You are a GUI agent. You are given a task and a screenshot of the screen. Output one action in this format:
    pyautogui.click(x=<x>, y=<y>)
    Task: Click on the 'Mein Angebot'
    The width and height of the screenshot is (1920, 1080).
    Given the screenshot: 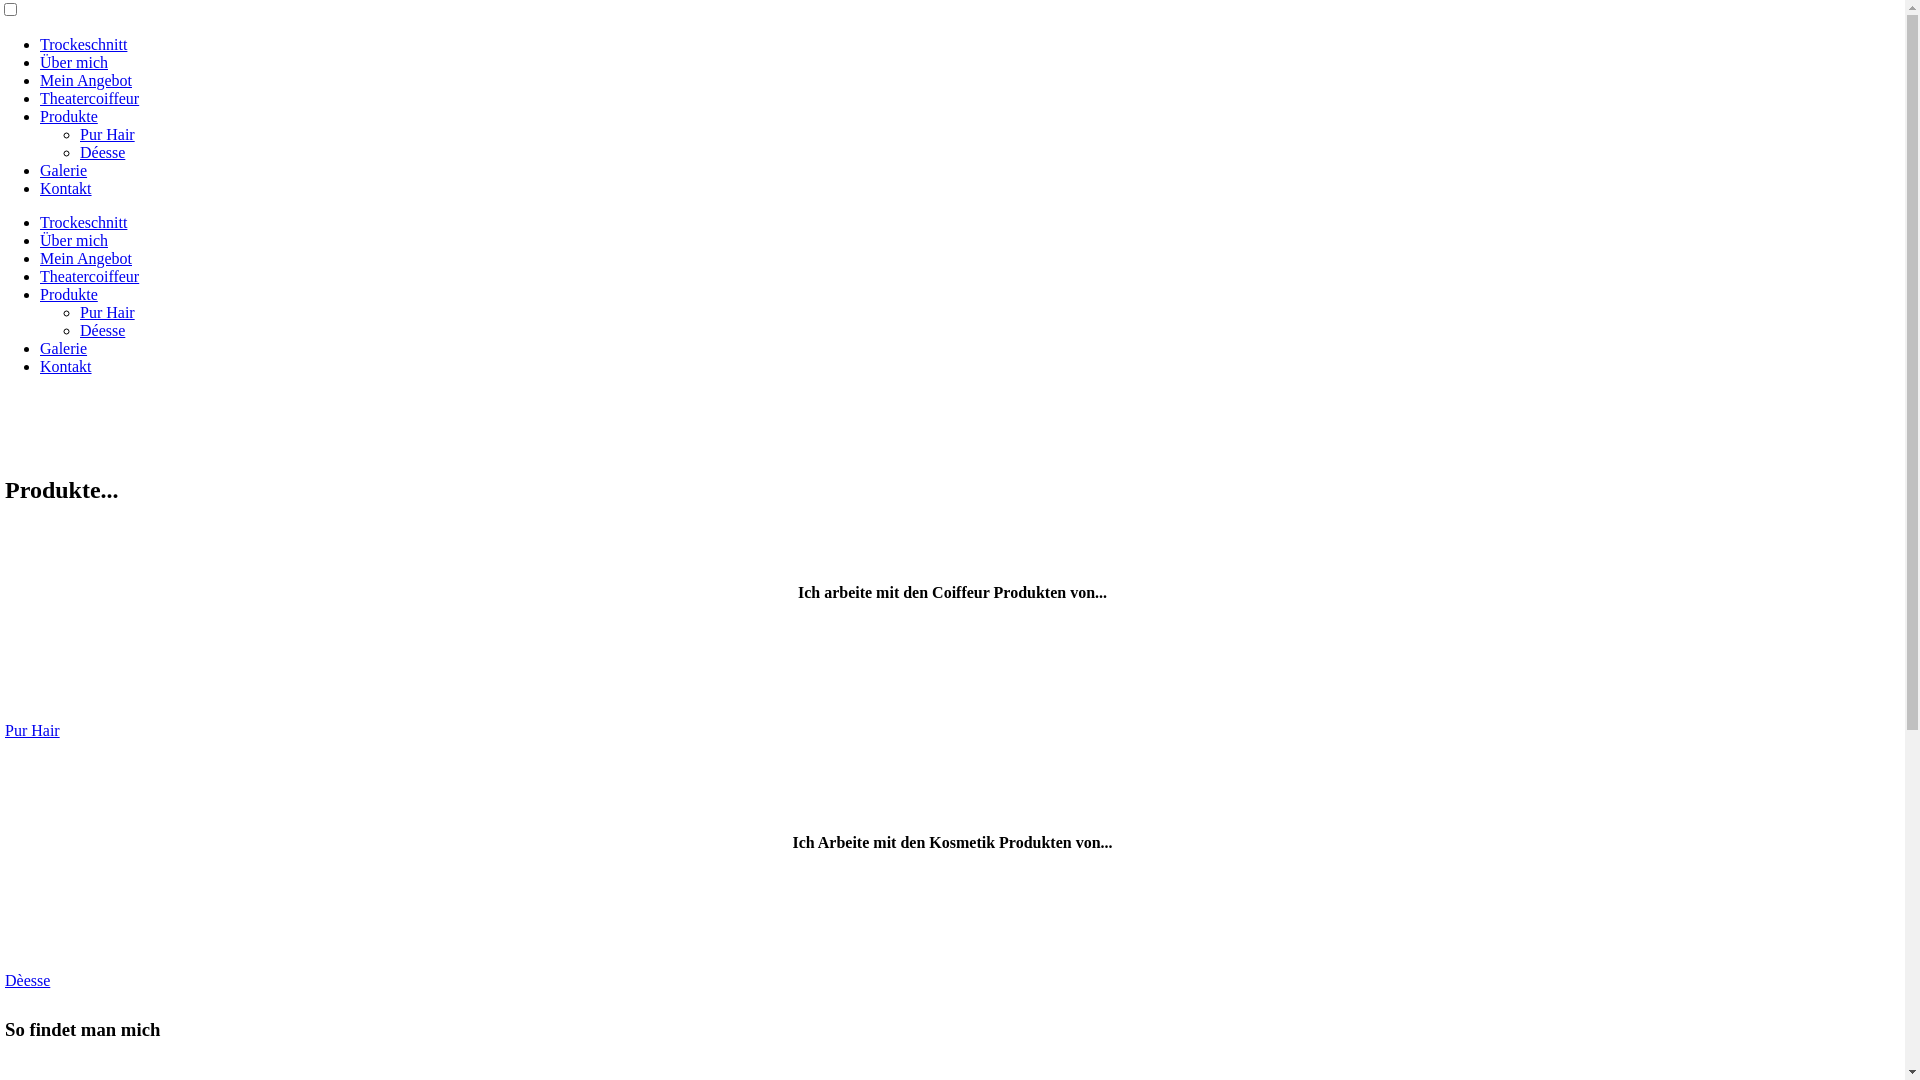 What is the action you would take?
    pyautogui.click(x=85, y=79)
    